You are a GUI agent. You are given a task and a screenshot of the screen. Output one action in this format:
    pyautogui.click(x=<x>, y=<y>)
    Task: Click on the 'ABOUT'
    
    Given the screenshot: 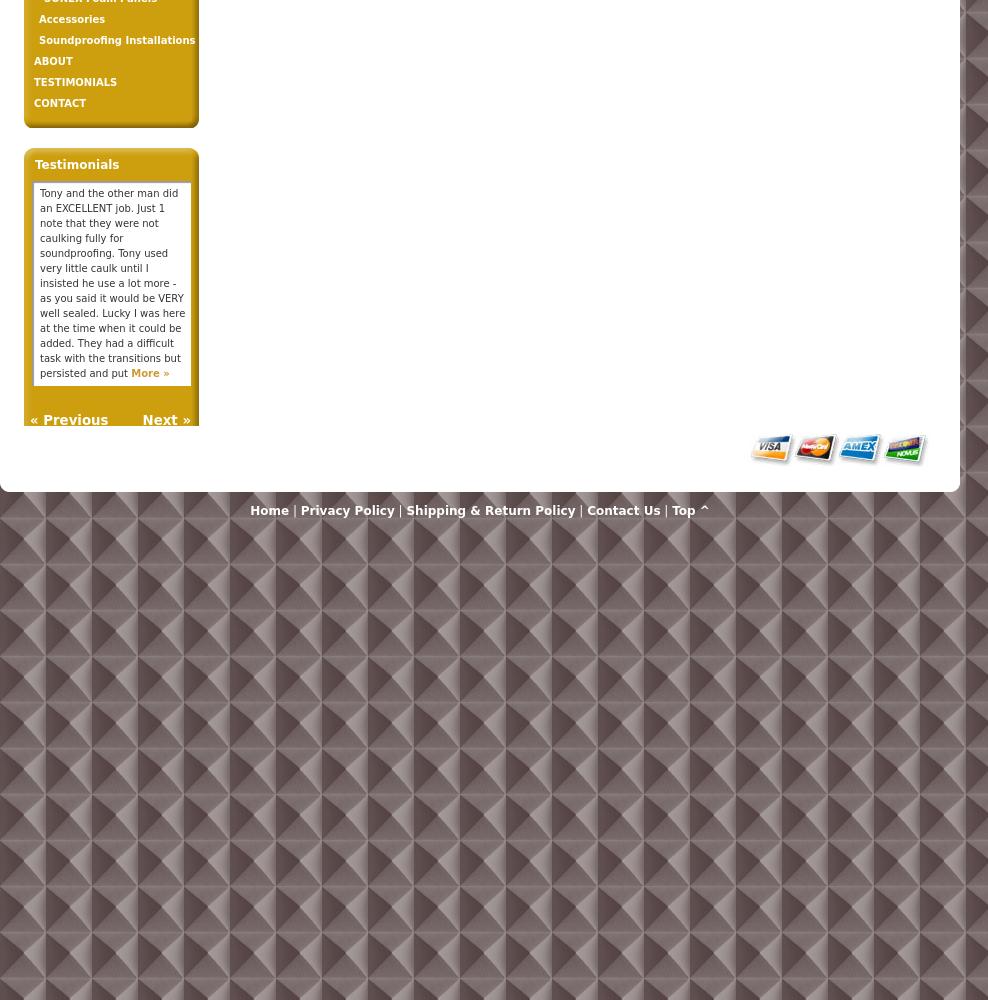 What is the action you would take?
    pyautogui.click(x=32, y=61)
    